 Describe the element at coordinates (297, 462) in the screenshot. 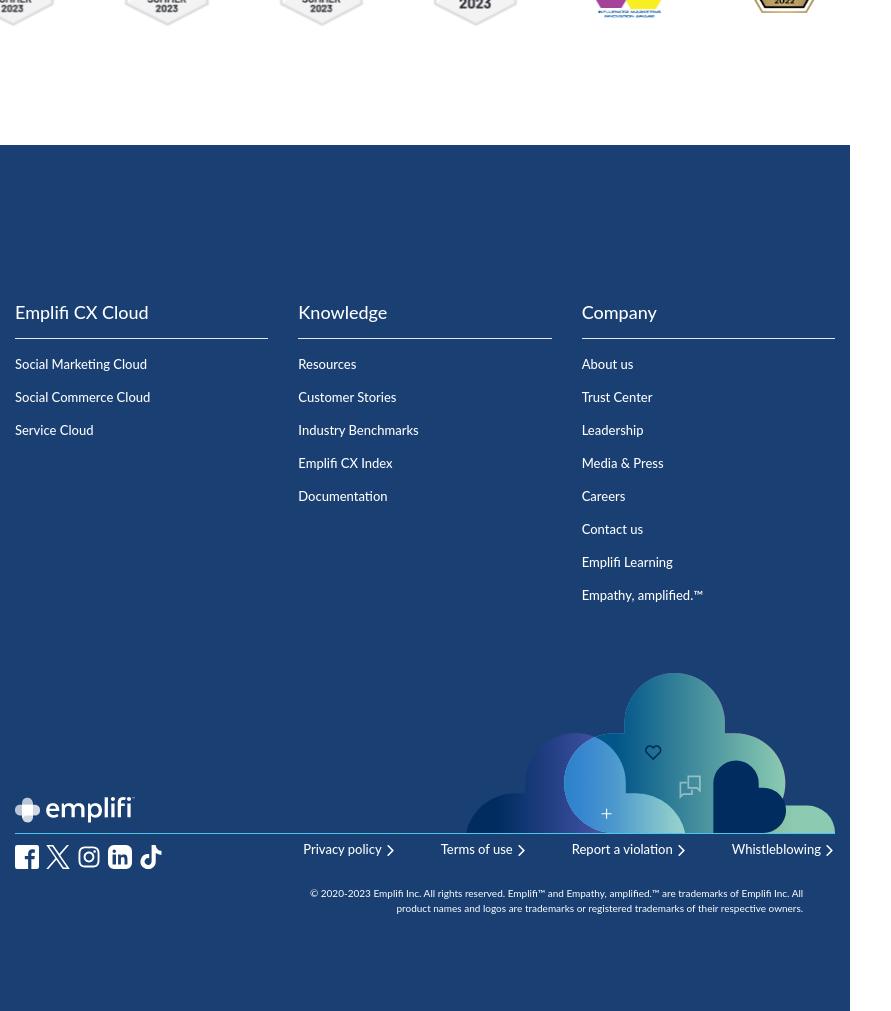

I see `'Emplifi CX Index'` at that location.